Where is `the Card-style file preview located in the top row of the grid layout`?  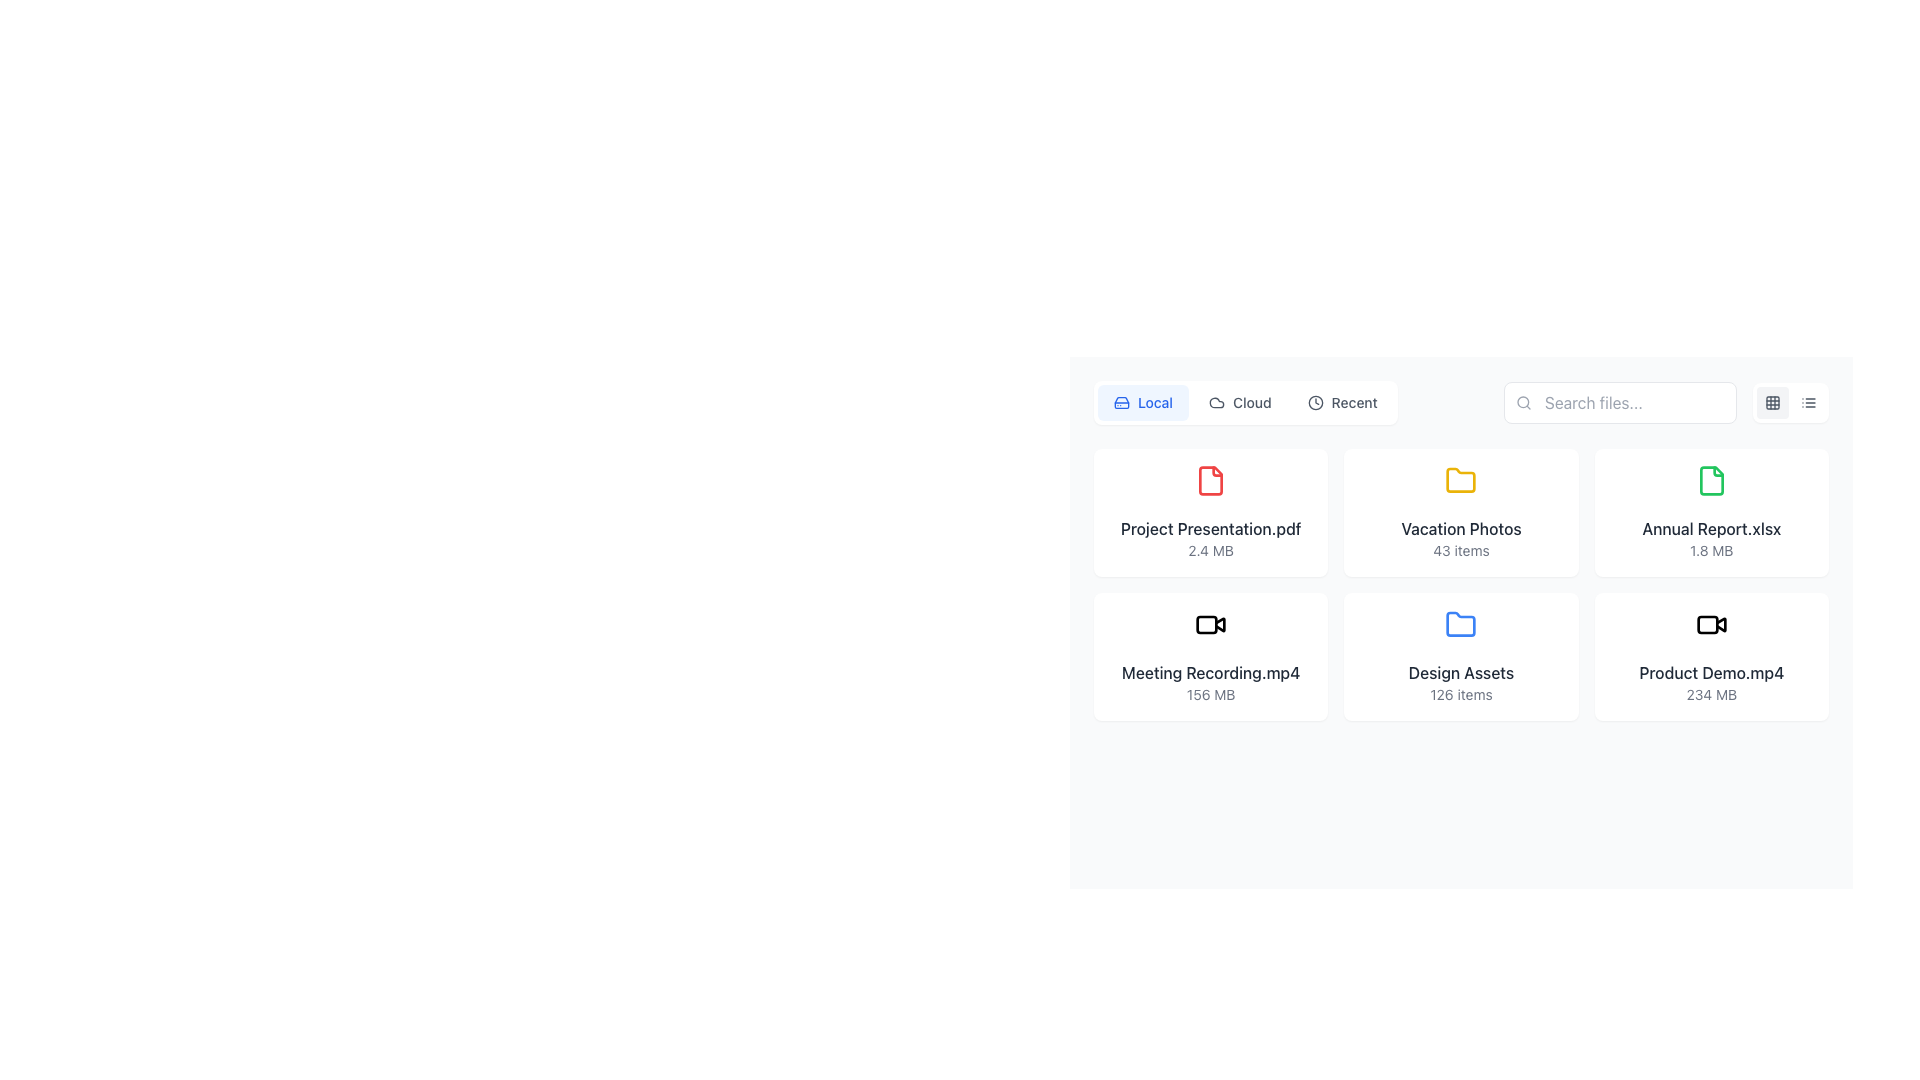
the Card-style file preview located in the top row of the grid layout is located at coordinates (1210, 512).